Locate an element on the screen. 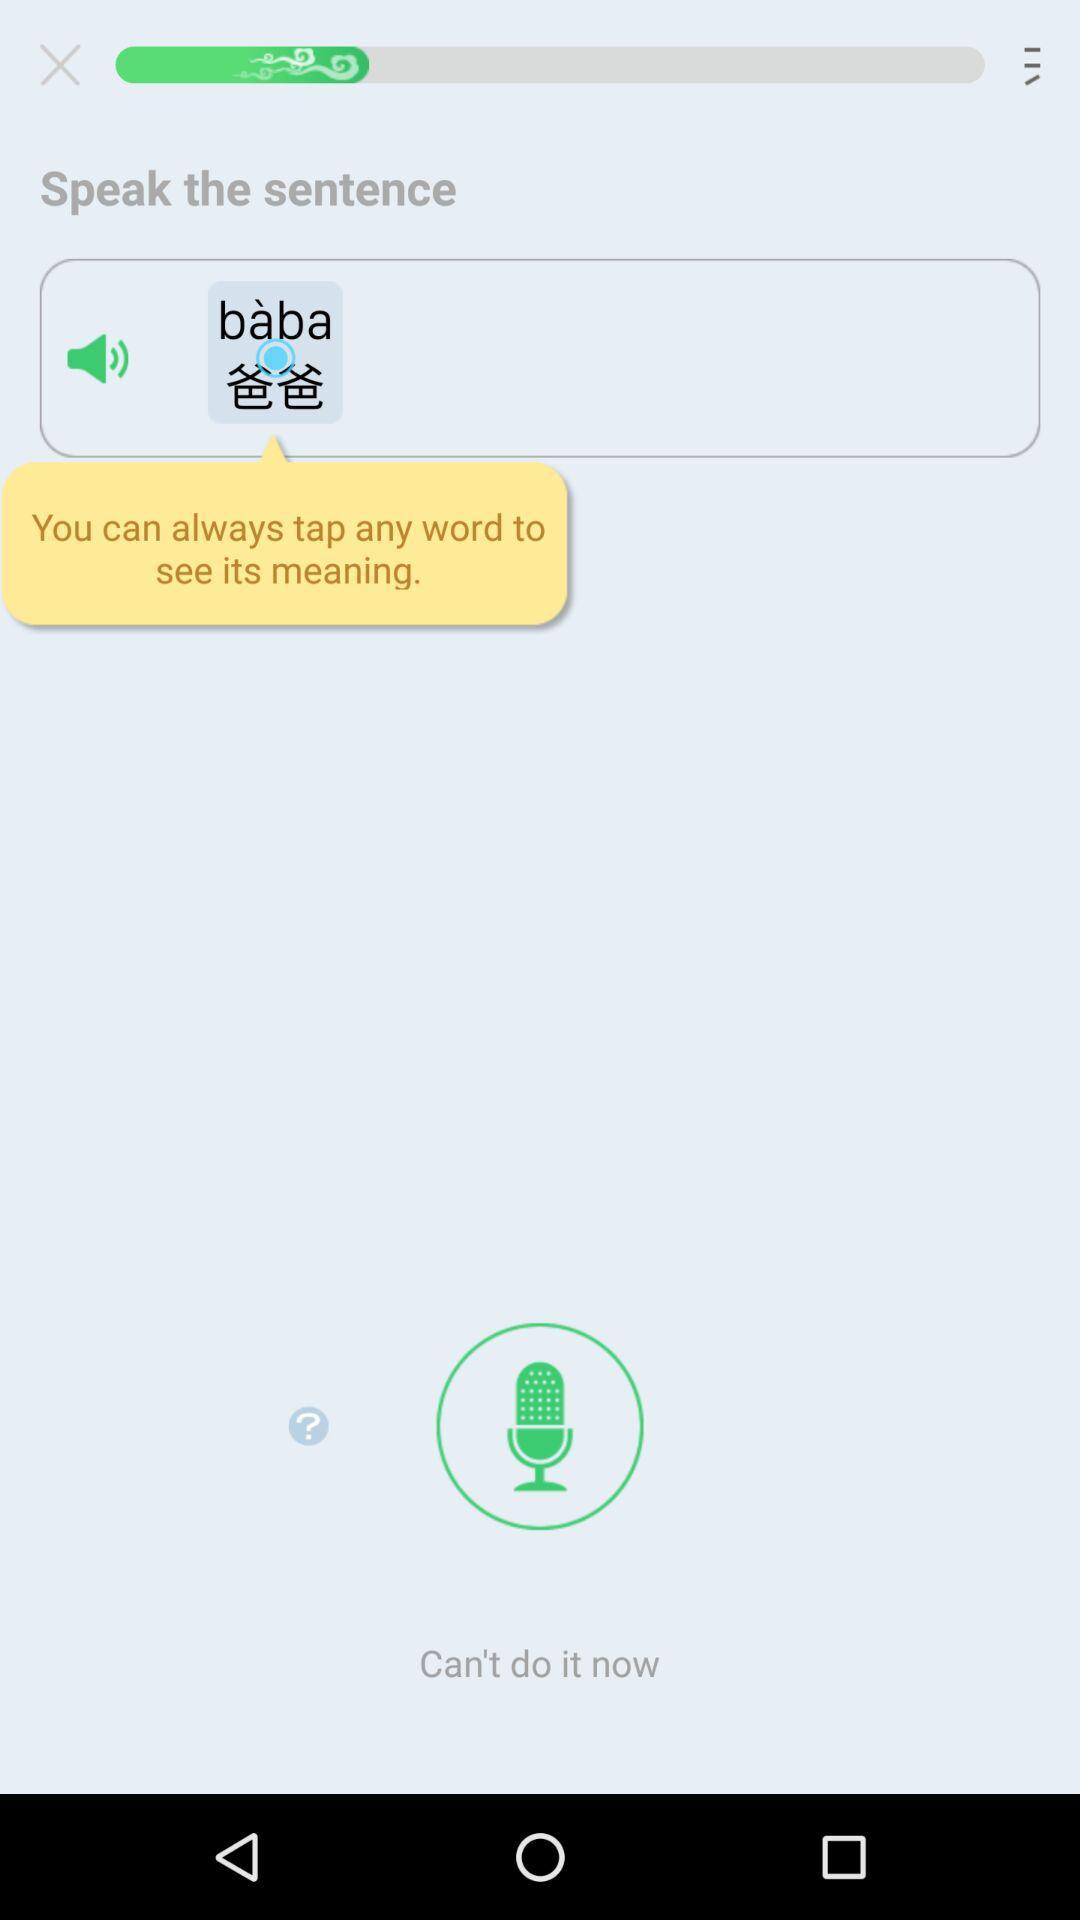 Image resolution: width=1080 pixels, height=1920 pixels. microphone is located at coordinates (540, 1425).